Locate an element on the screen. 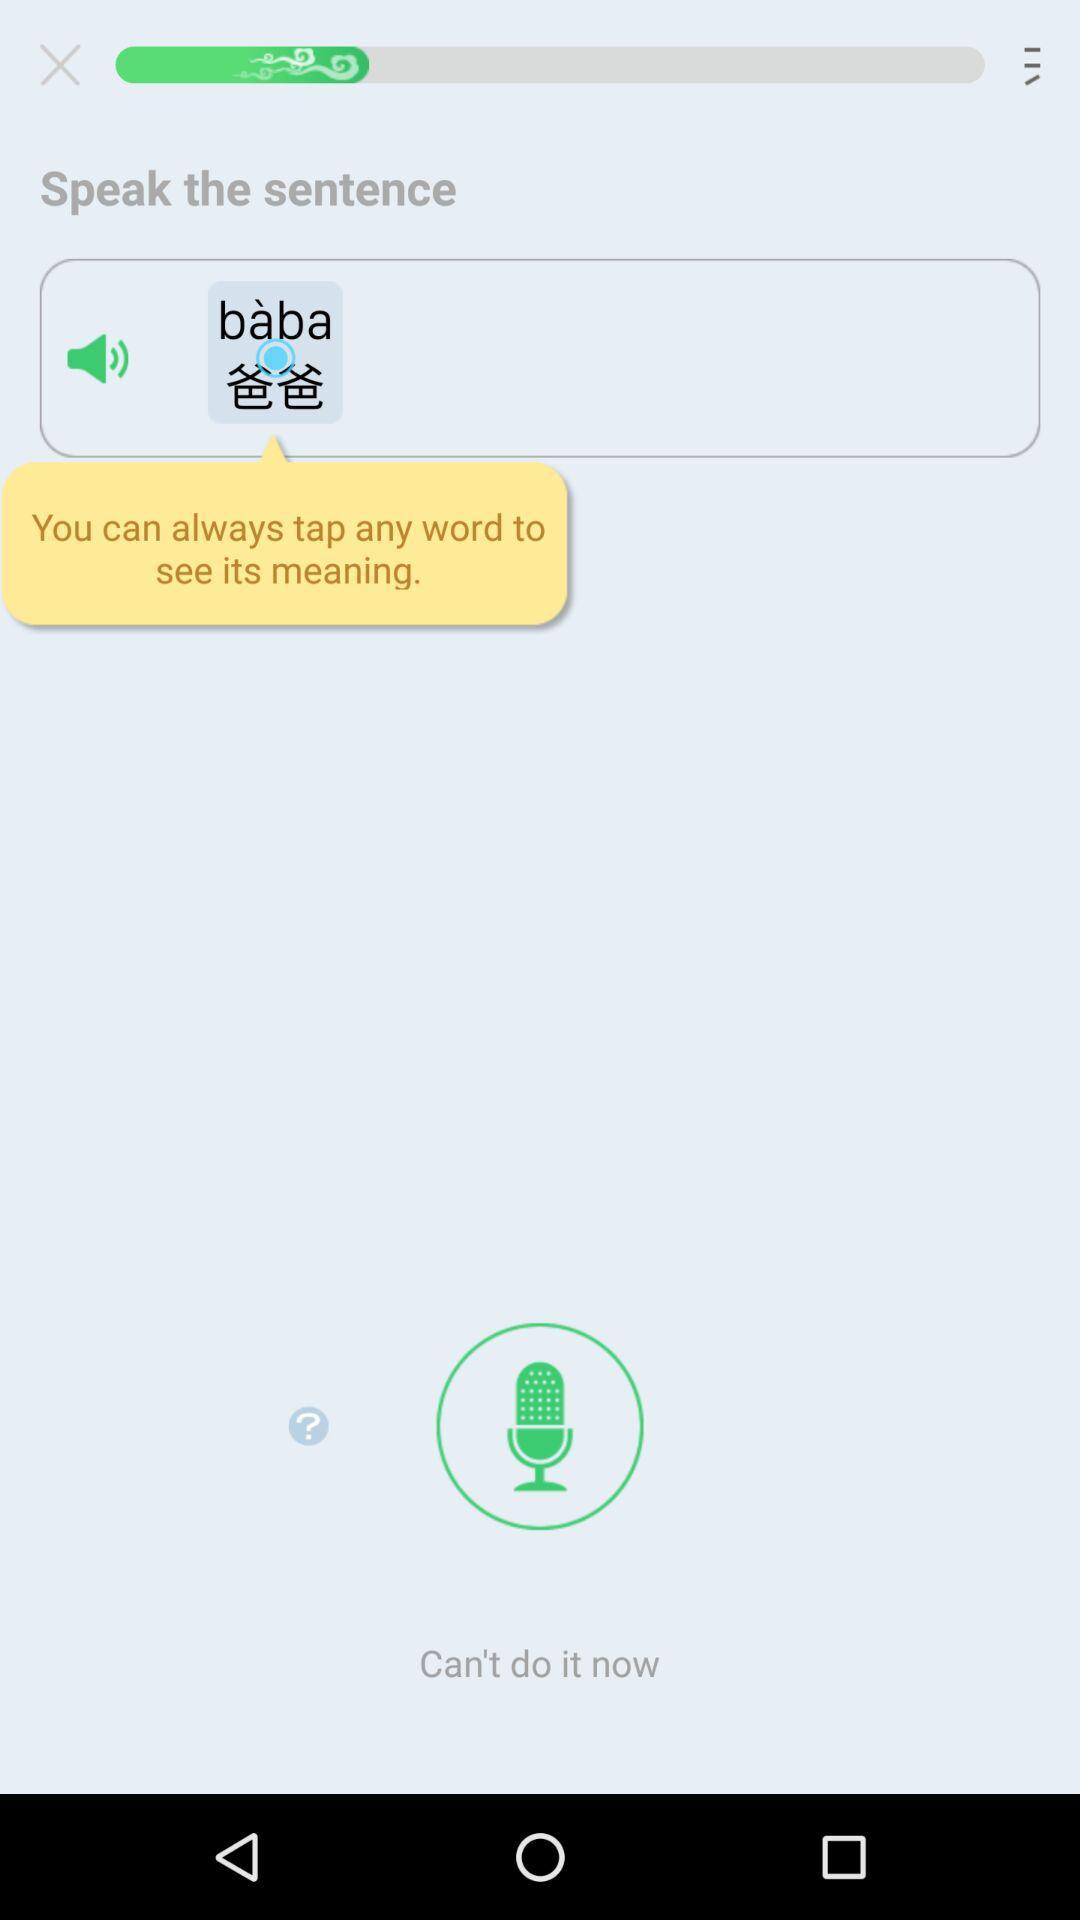 Image resolution: width=1080 pixels, height=1920 pixels. microphone is located at coordinates (540, 1425).